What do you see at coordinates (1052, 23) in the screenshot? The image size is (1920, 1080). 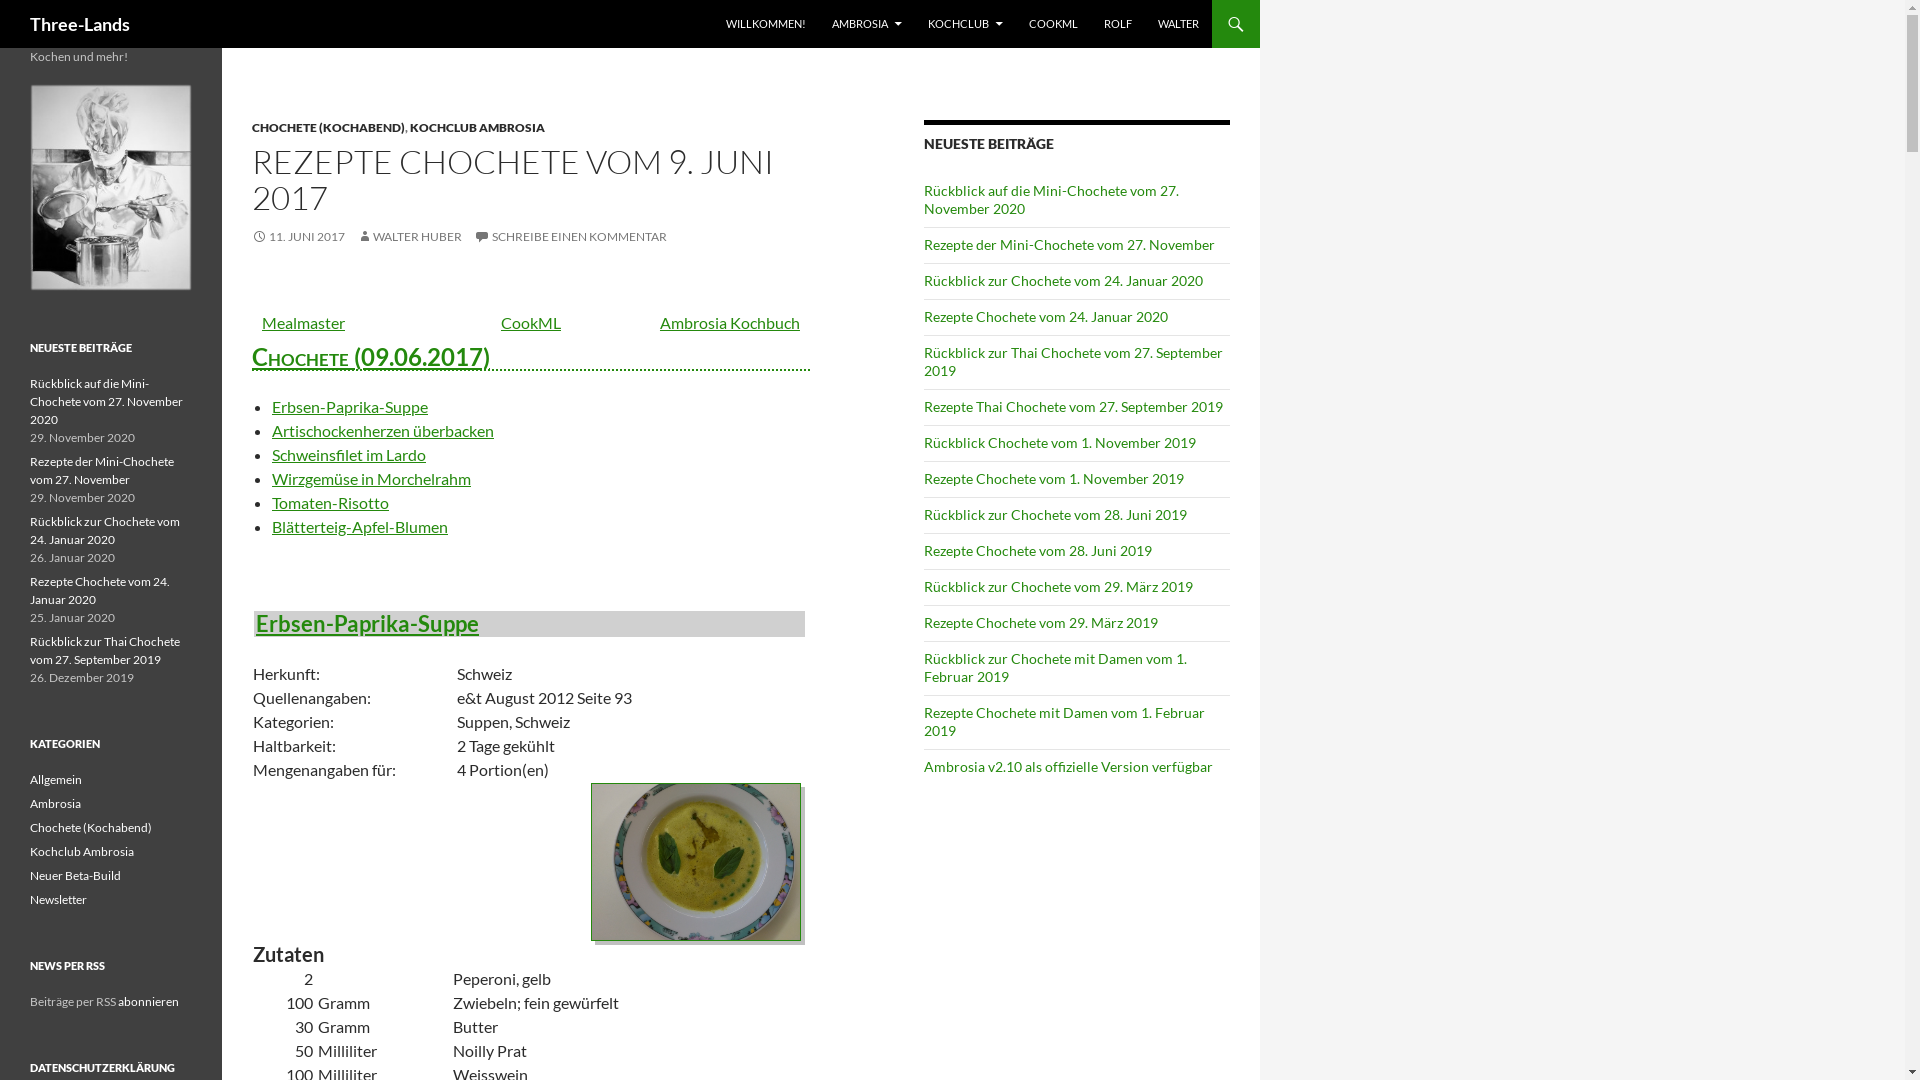 I see `'COOKML'` at bounding box center [1052, 23].